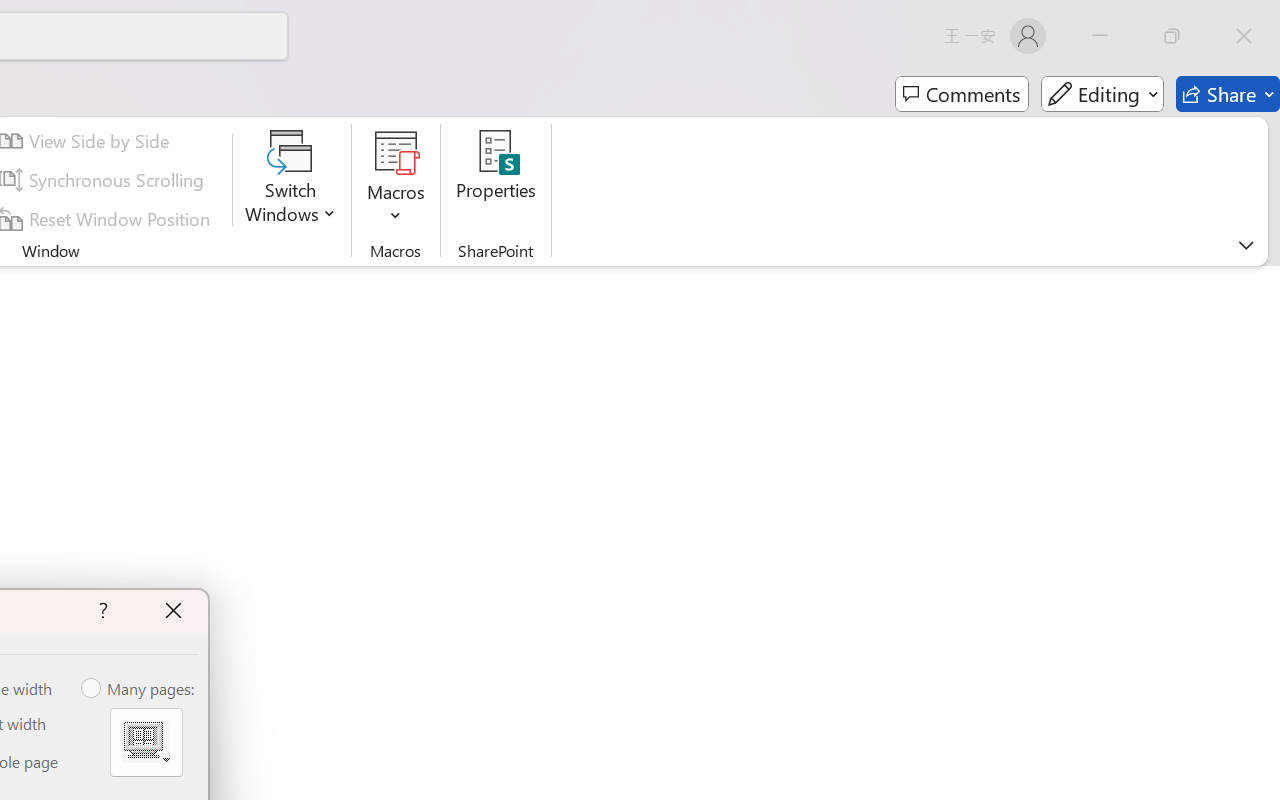 The image size is (1280, 800). What do you see at coordinates (1227, 94) in the screenshot?
I see `'Share'` at bounding box center [1227, 94].